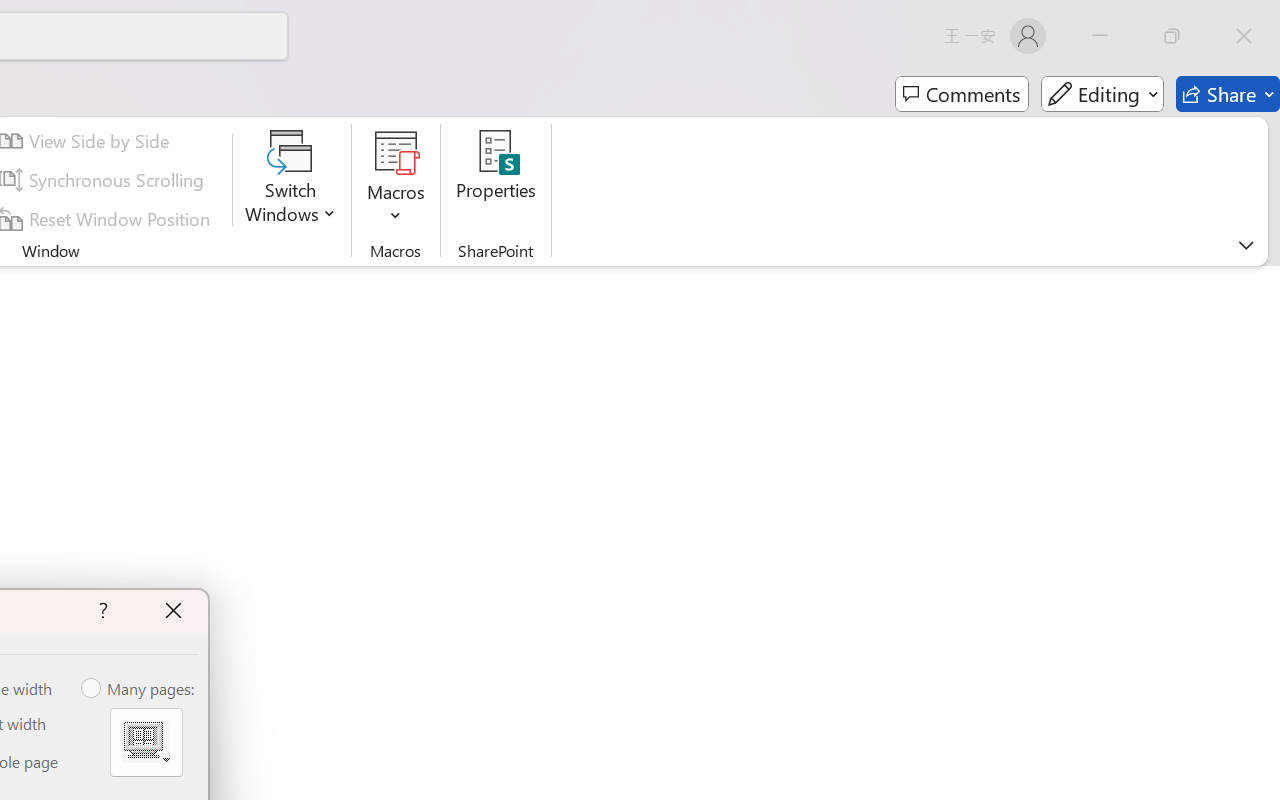 The image size is (1280, 800). What do you see at coordinates (1227, 94) in the screenshot?
I see `'Share'` at bounding box center [1227, 94].